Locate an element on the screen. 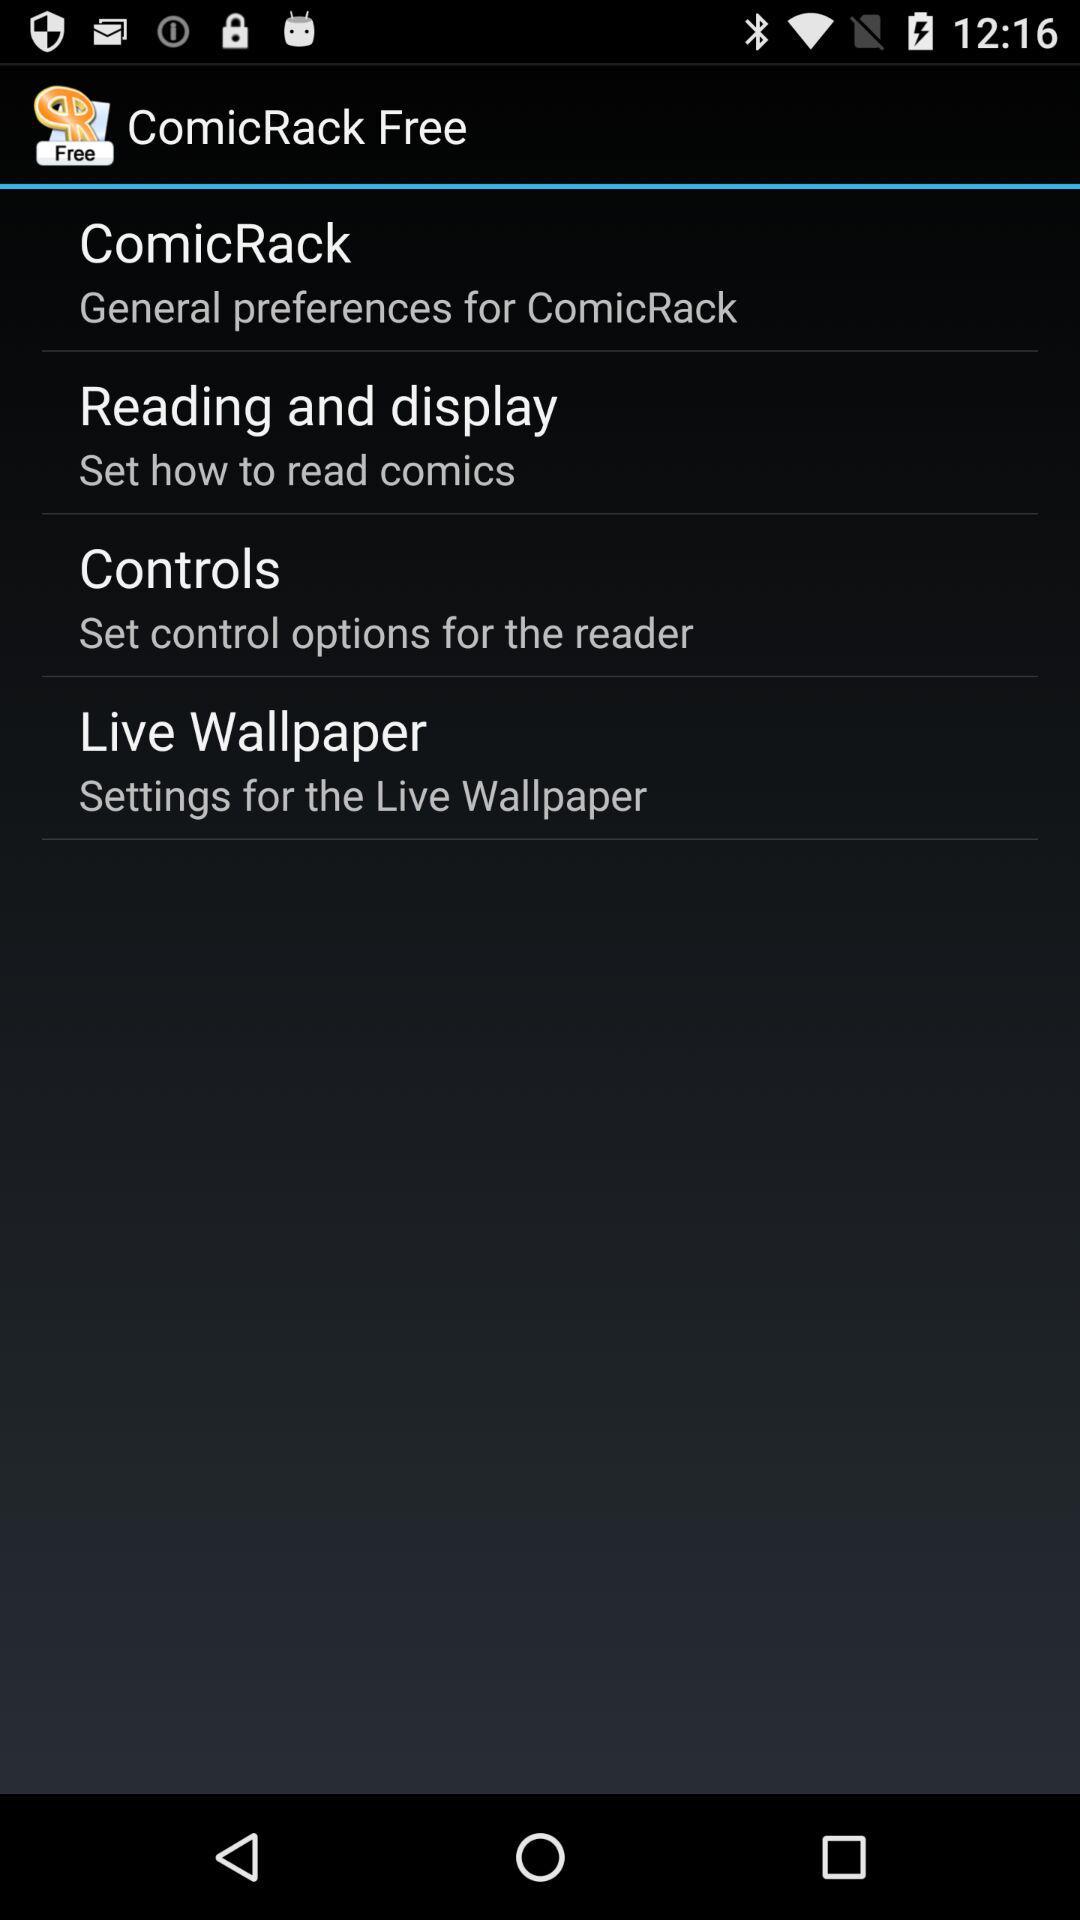 The width and height of the screenshot is (1080, 1920). app above the set control options item is located at coordinates (180, 565).